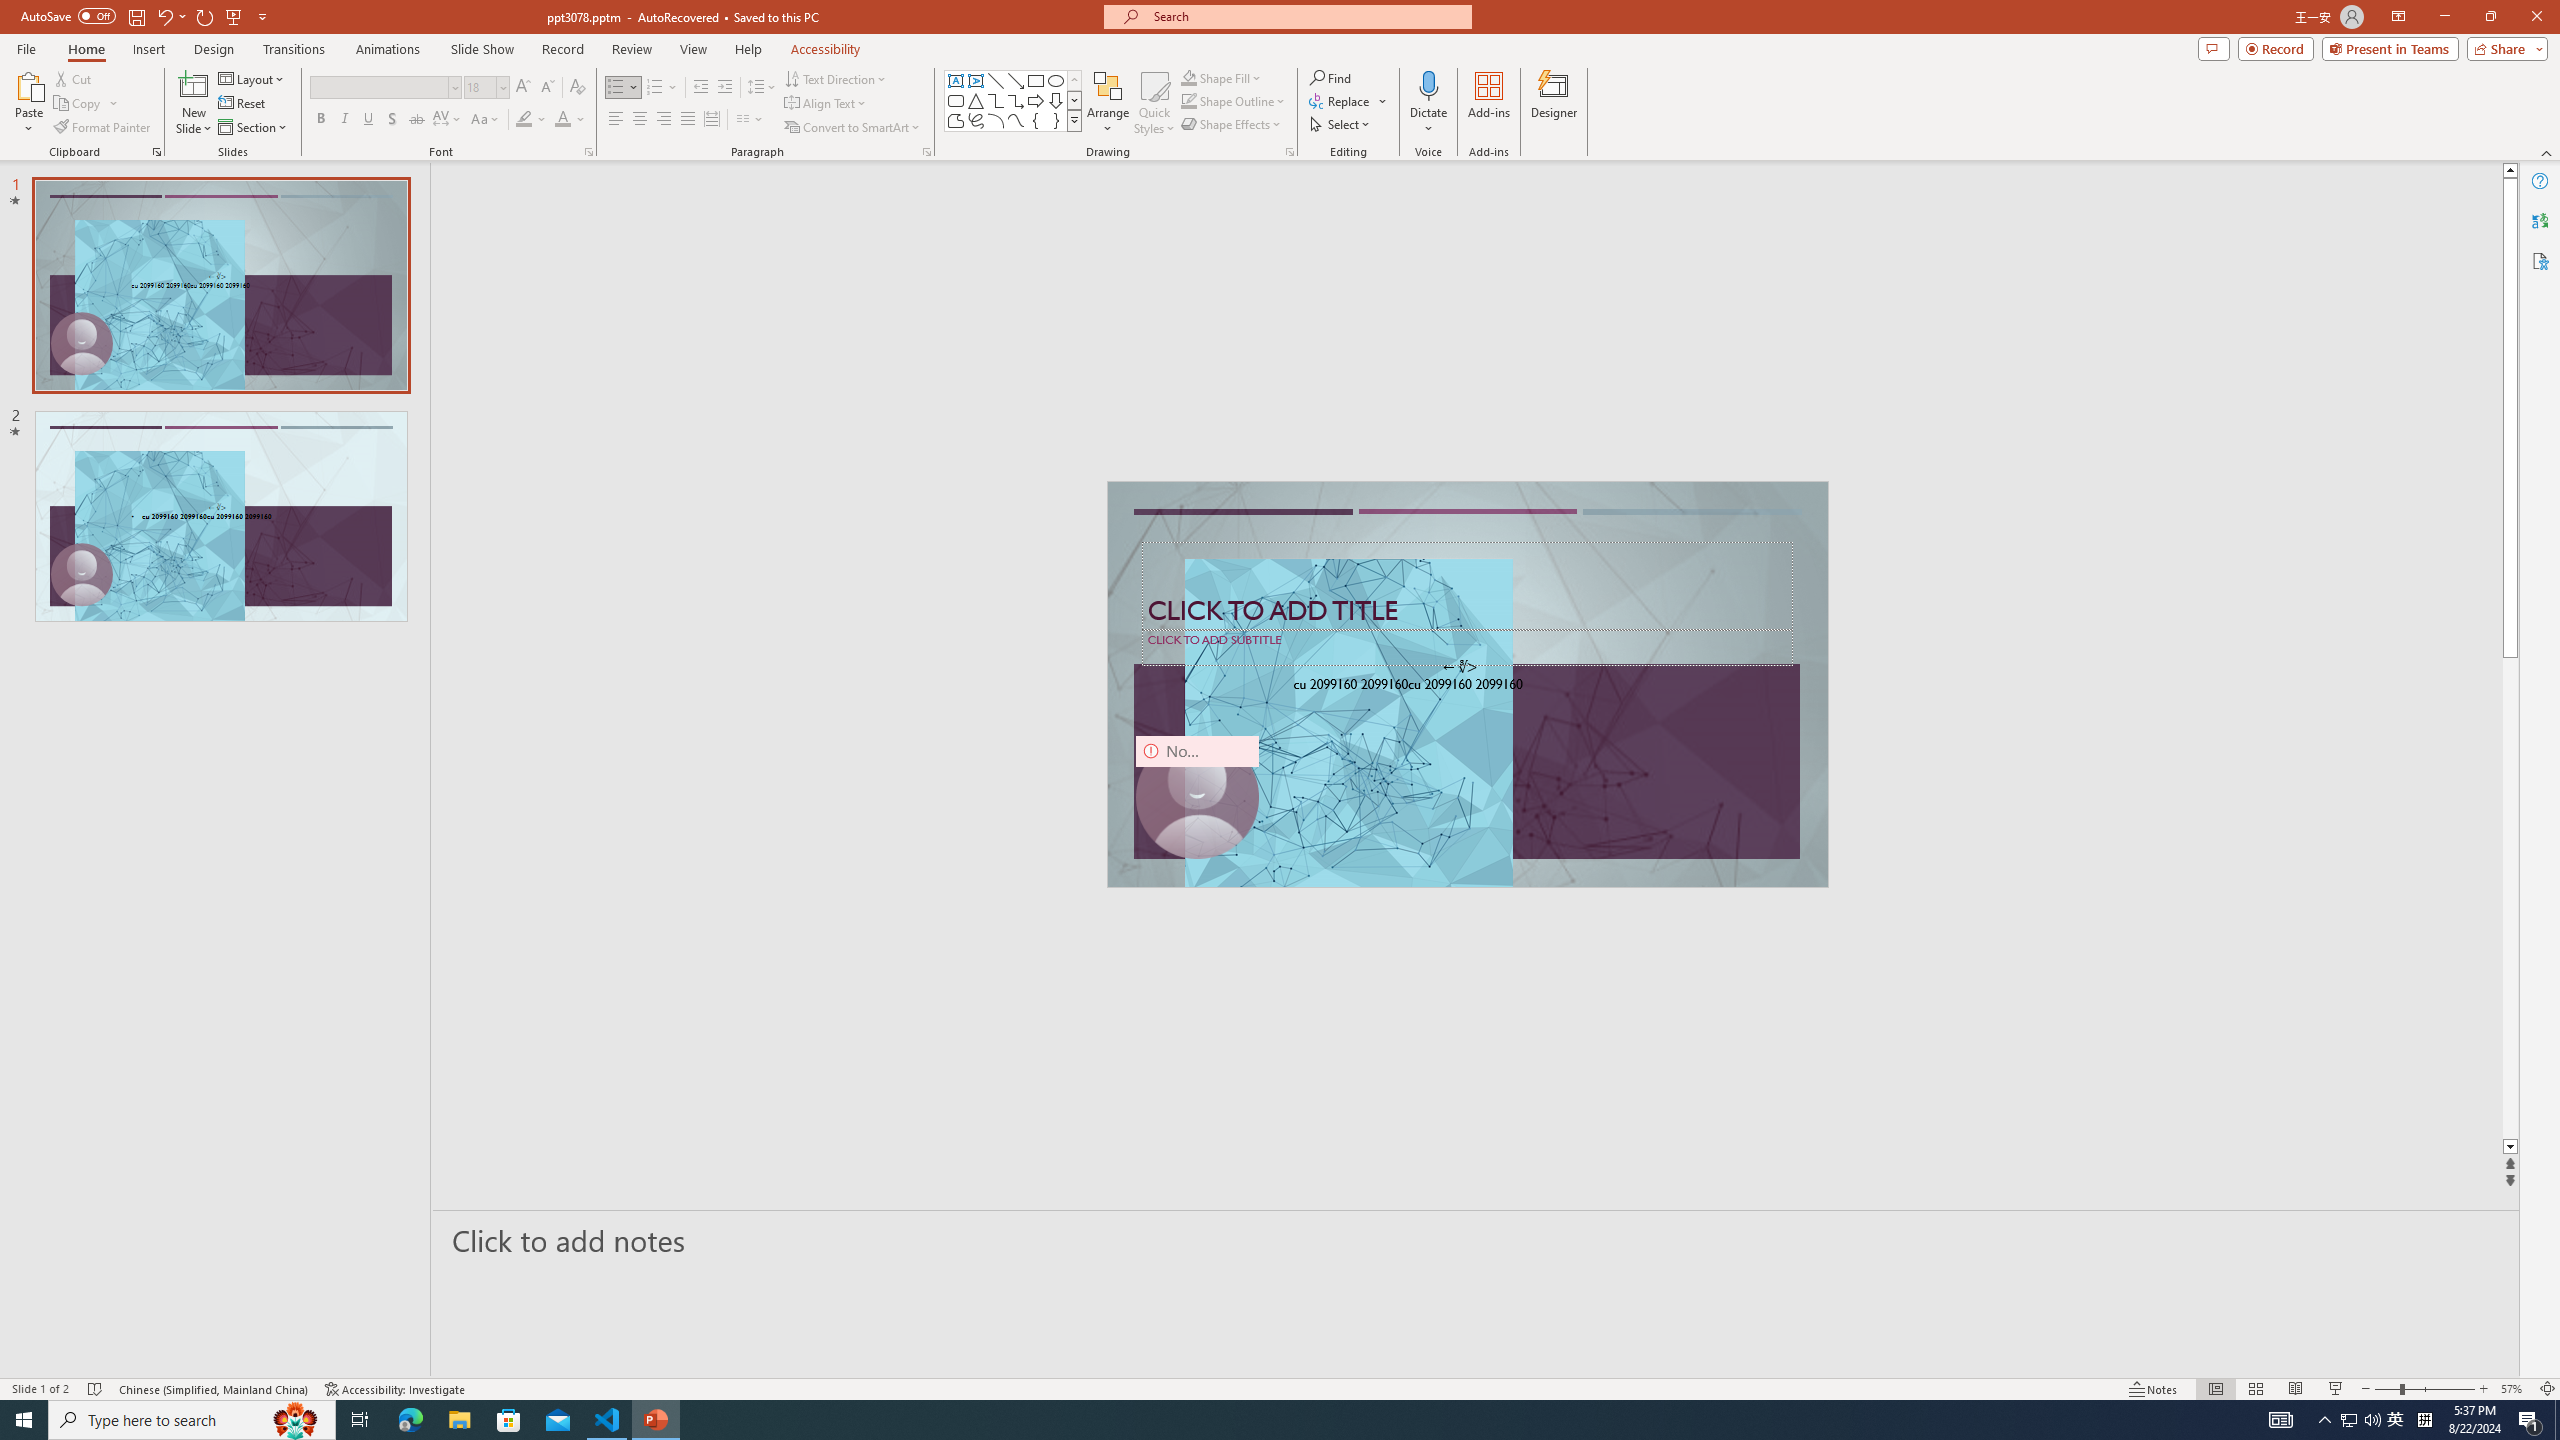 The width and height of the screenshot is (2560, 1440). I want to click on 'Numbering', so click(663, 87).